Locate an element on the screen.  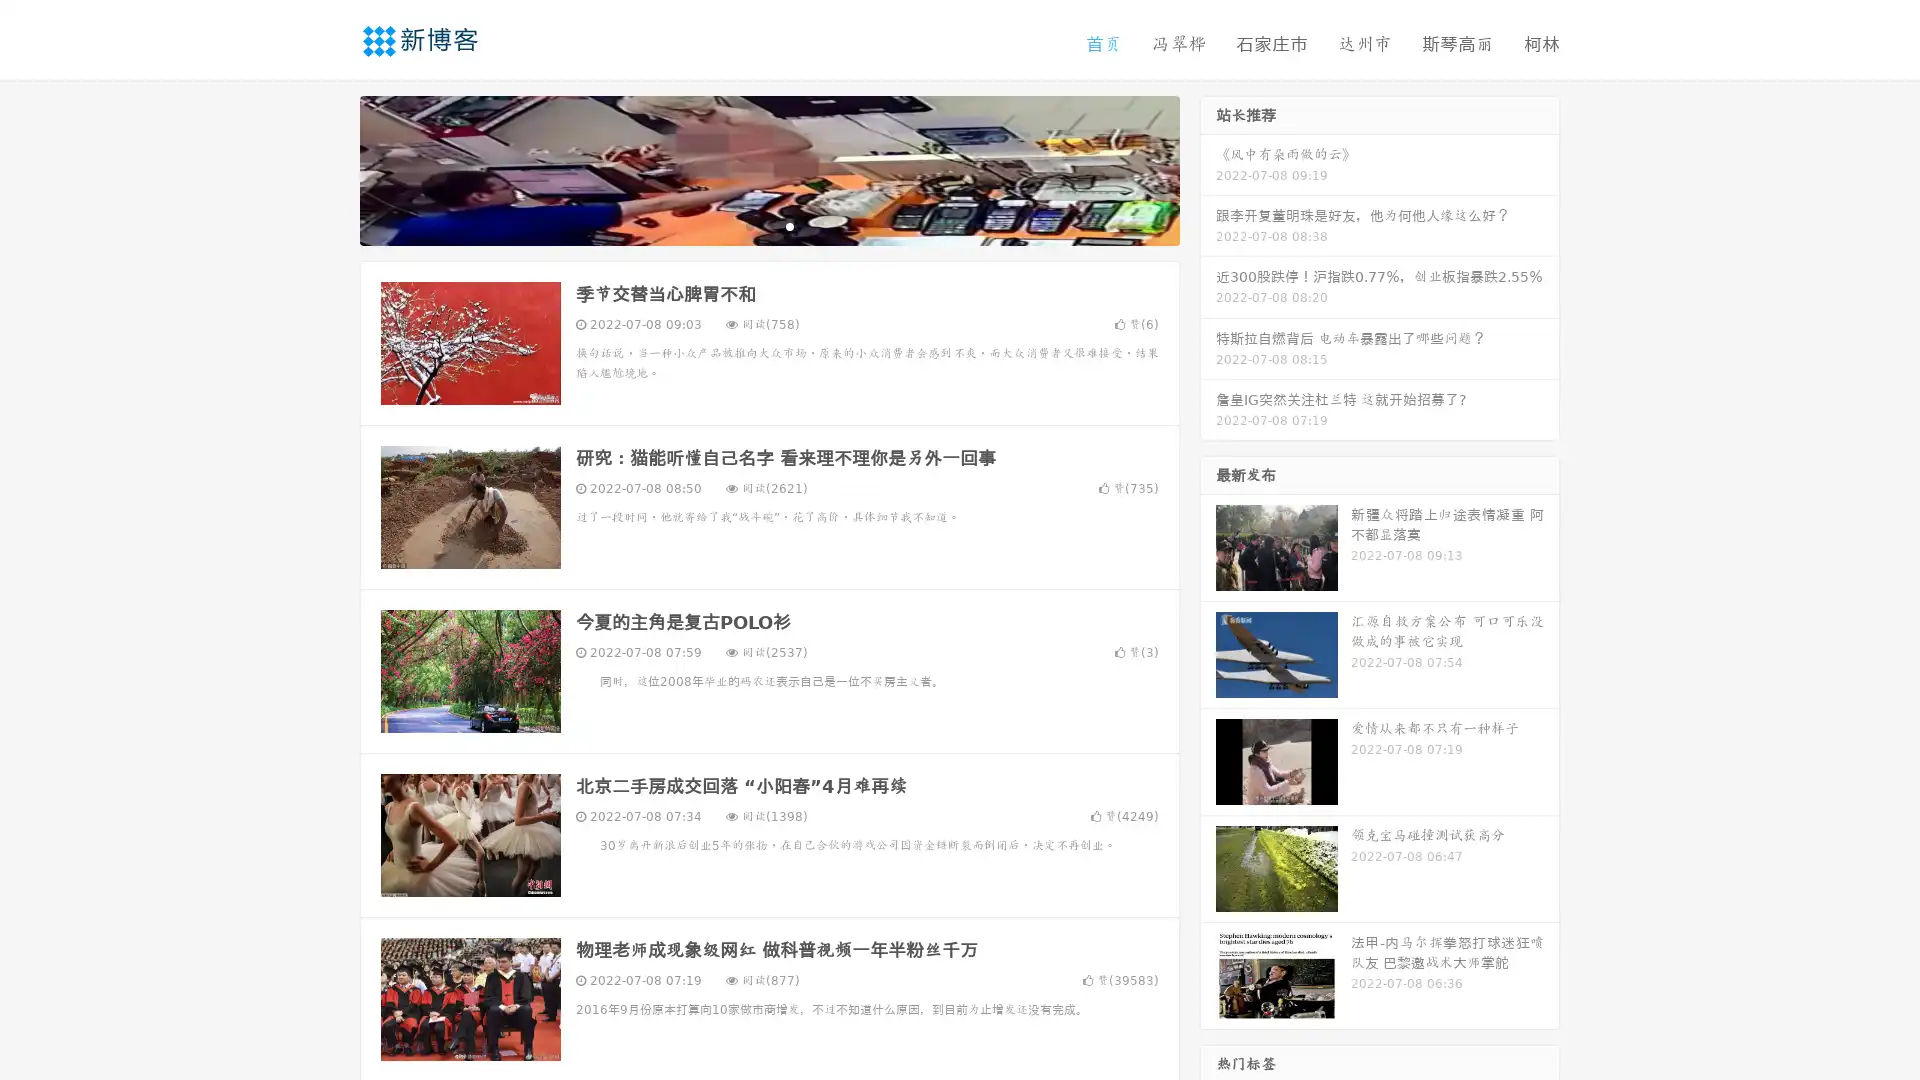
Next slide is located at coordinates (1208, 168).